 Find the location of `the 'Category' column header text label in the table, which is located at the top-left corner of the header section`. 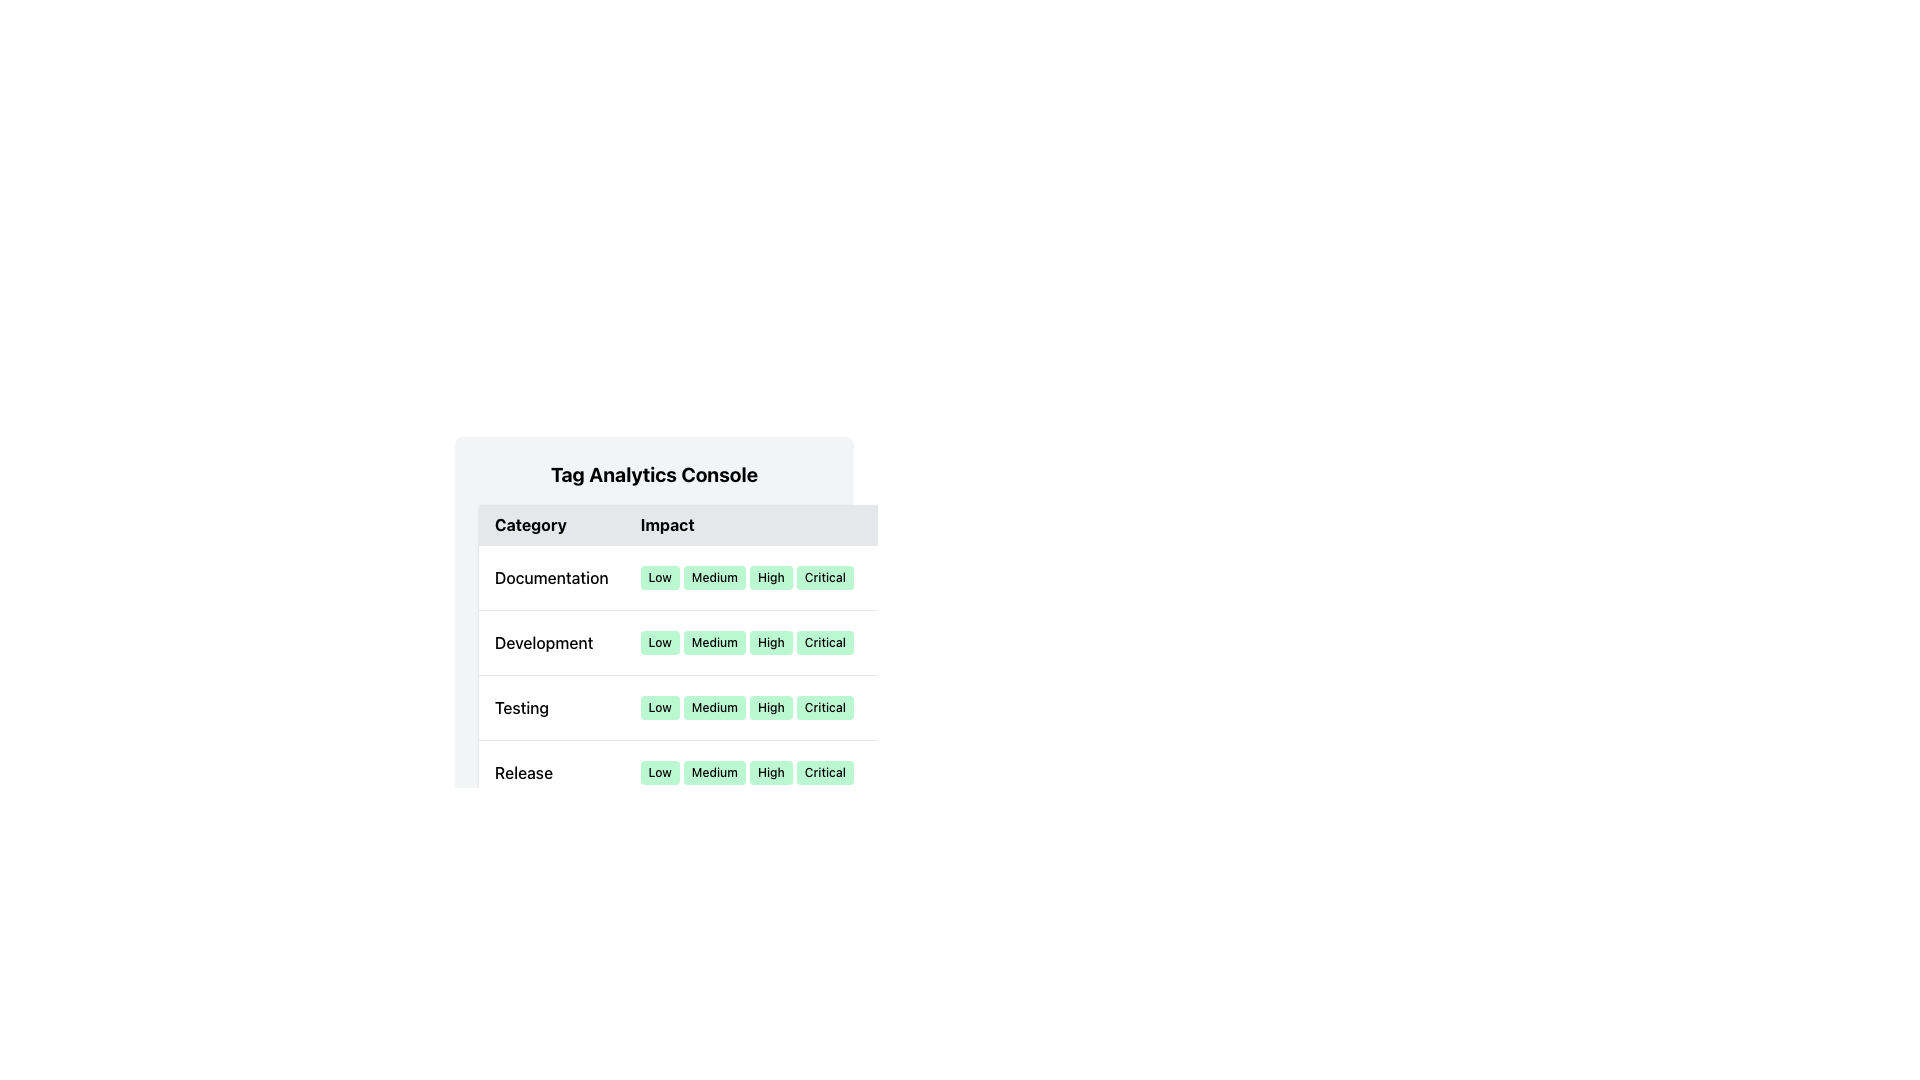

the 'Category' column header text label in the table, which is located at the top-left corner of the header section is located at coordinates (551, 524).